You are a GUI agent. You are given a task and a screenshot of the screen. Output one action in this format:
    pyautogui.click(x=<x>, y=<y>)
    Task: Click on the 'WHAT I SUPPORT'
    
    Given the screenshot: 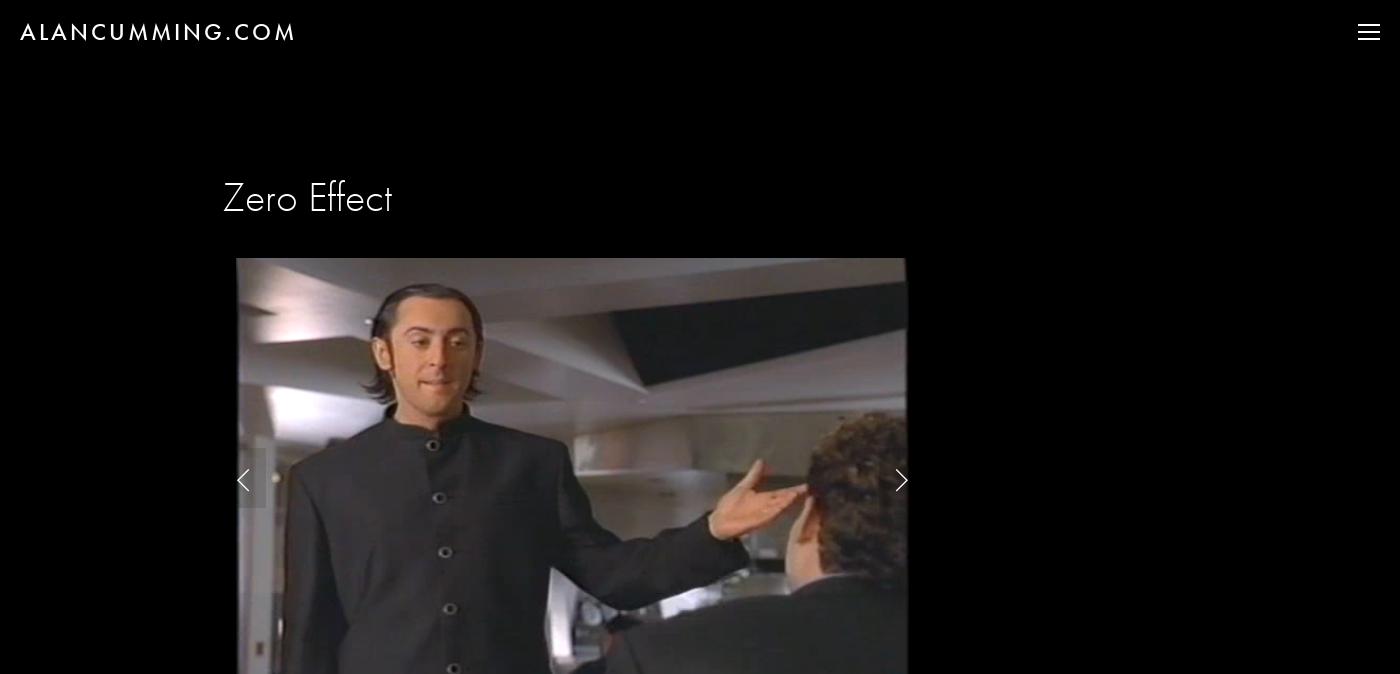 What is the action you would take?
    pyautogui.click(x=1237, y=202)
    